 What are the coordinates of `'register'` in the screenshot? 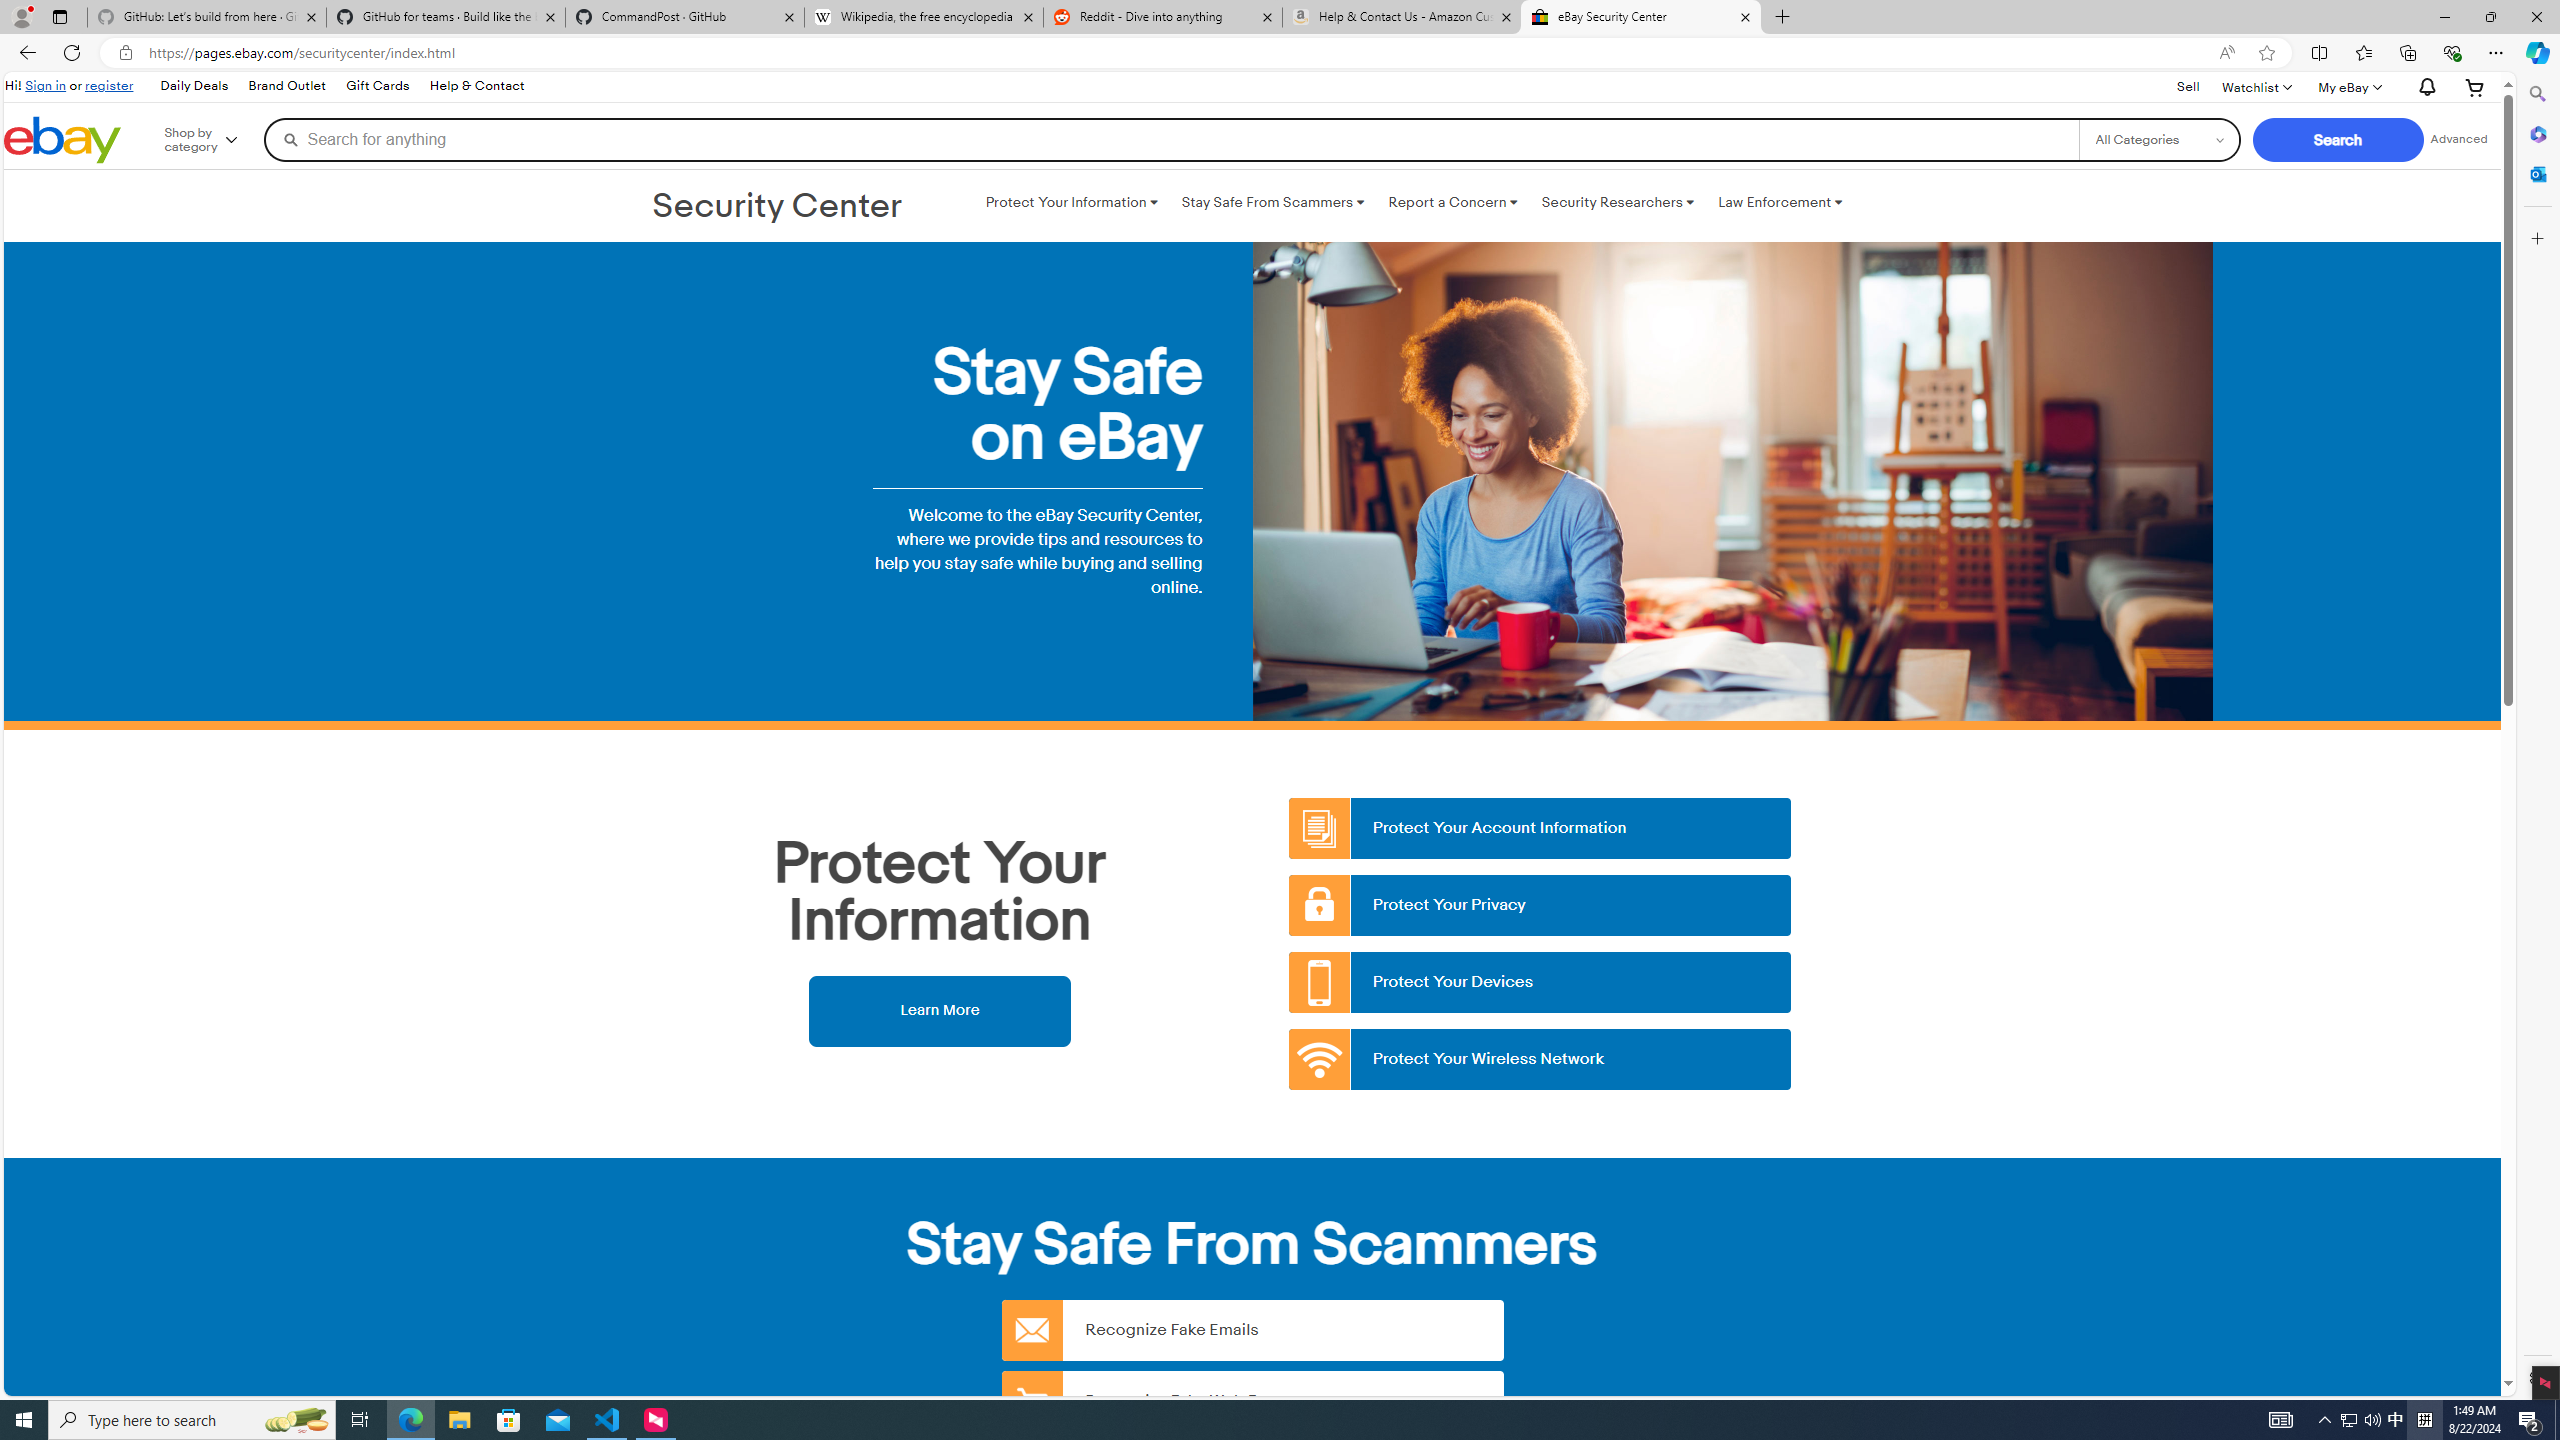 It's located at (107, 84).